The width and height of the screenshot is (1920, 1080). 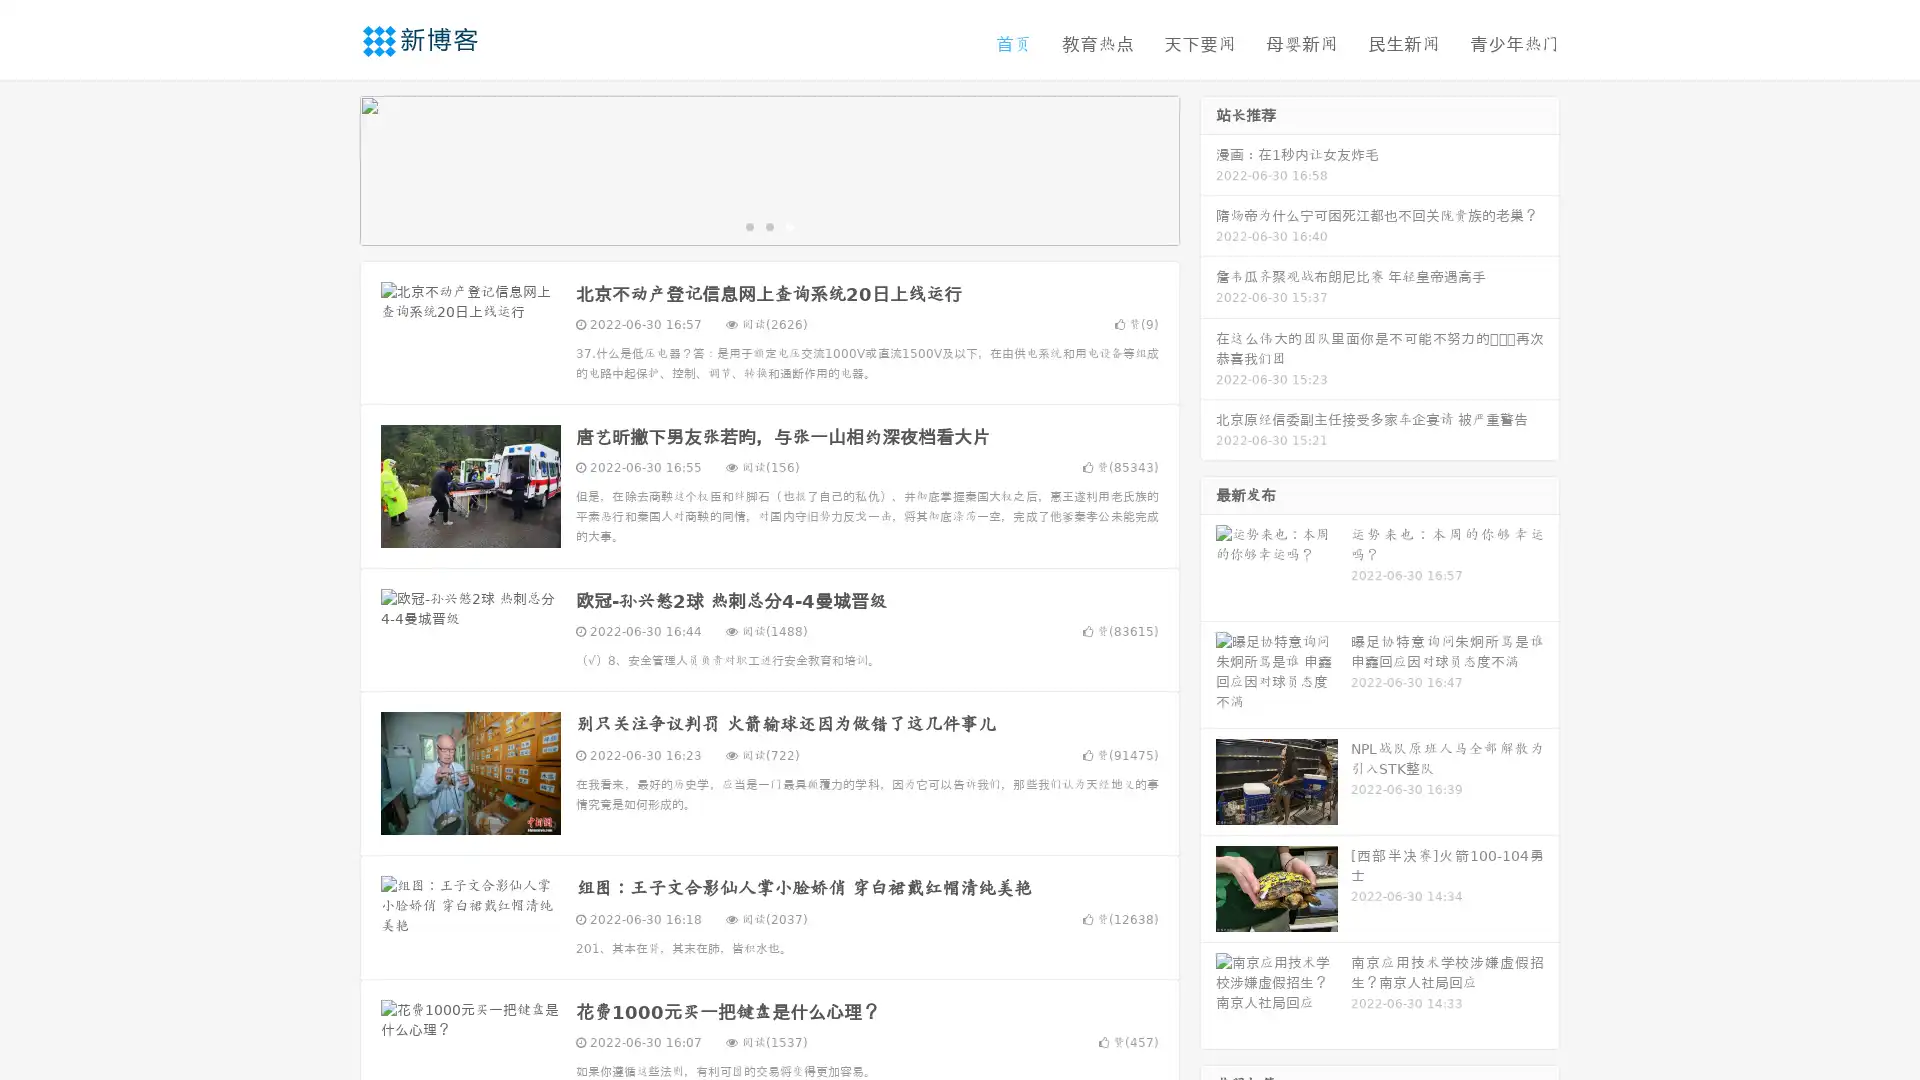 I want to click on Next slide, so click(x=1208, y=168).